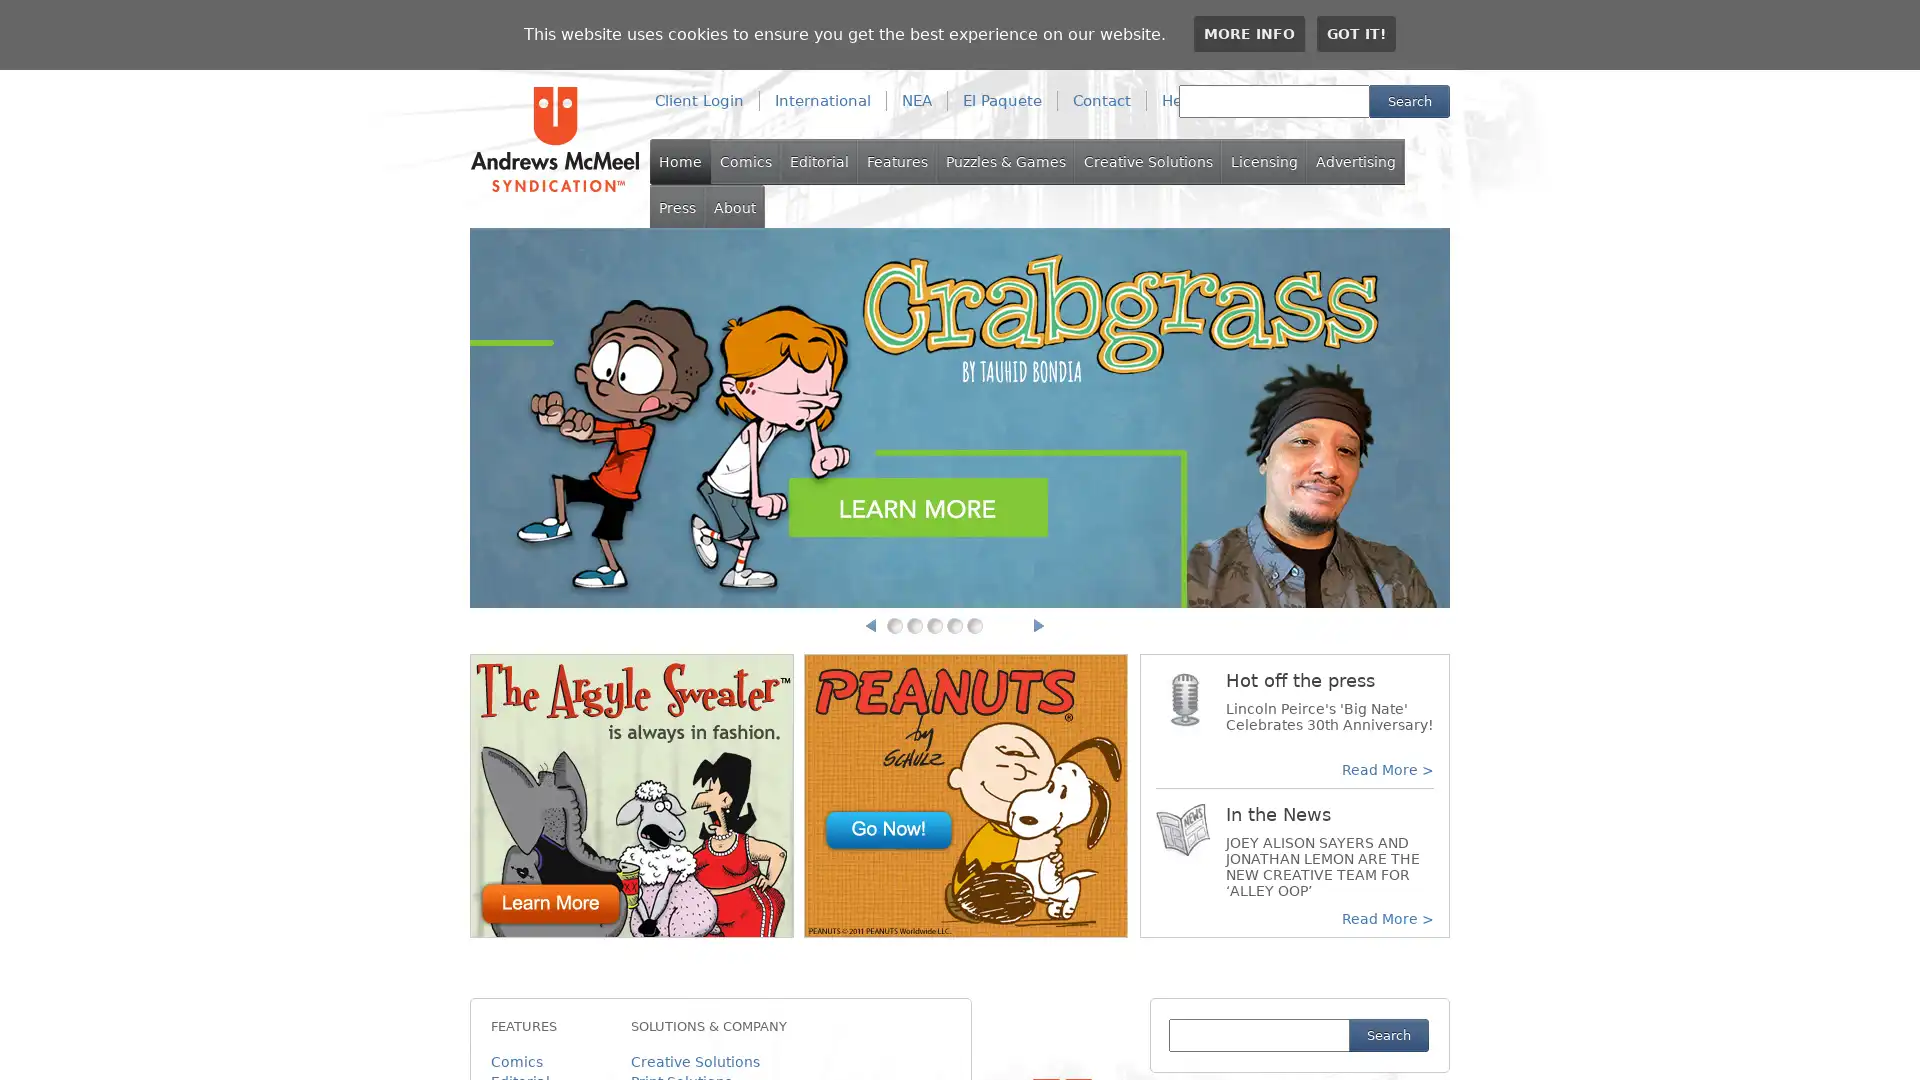  Describe the element at coordinates (1387, 1035) in the screenshot. I see `Search` at that location.